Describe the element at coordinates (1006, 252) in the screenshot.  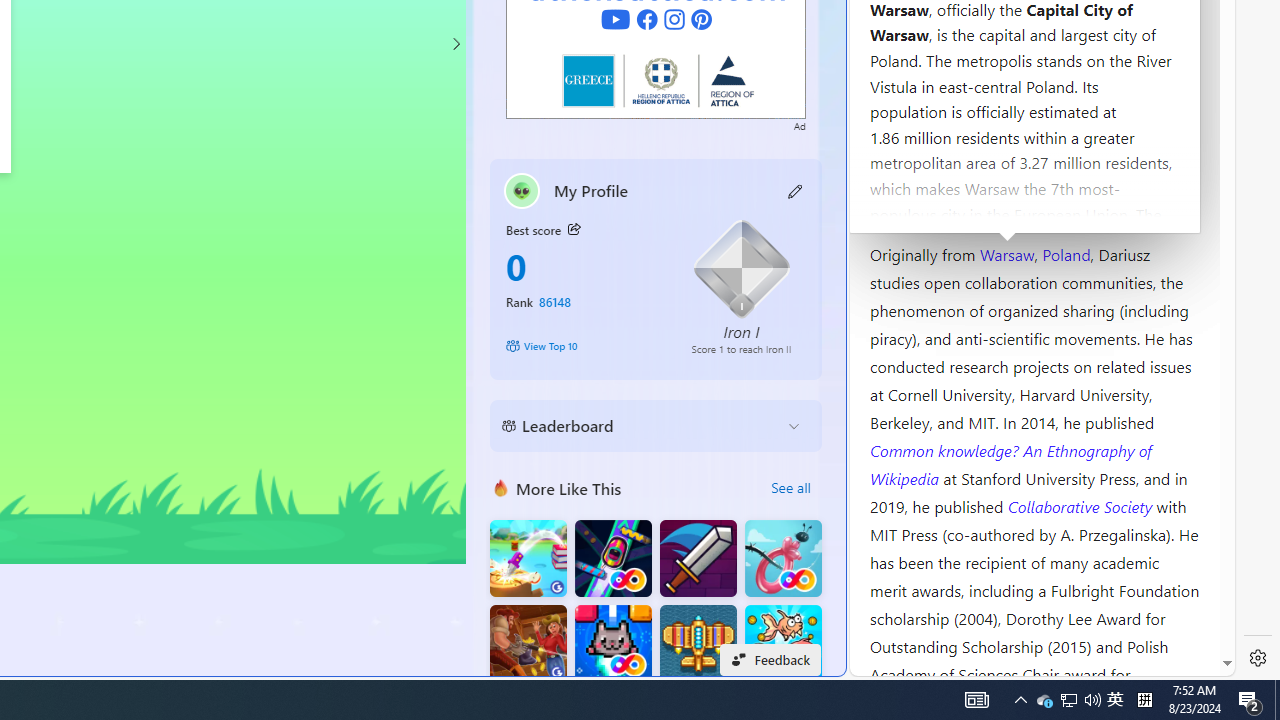
I see `'Warsaw'` at that location.